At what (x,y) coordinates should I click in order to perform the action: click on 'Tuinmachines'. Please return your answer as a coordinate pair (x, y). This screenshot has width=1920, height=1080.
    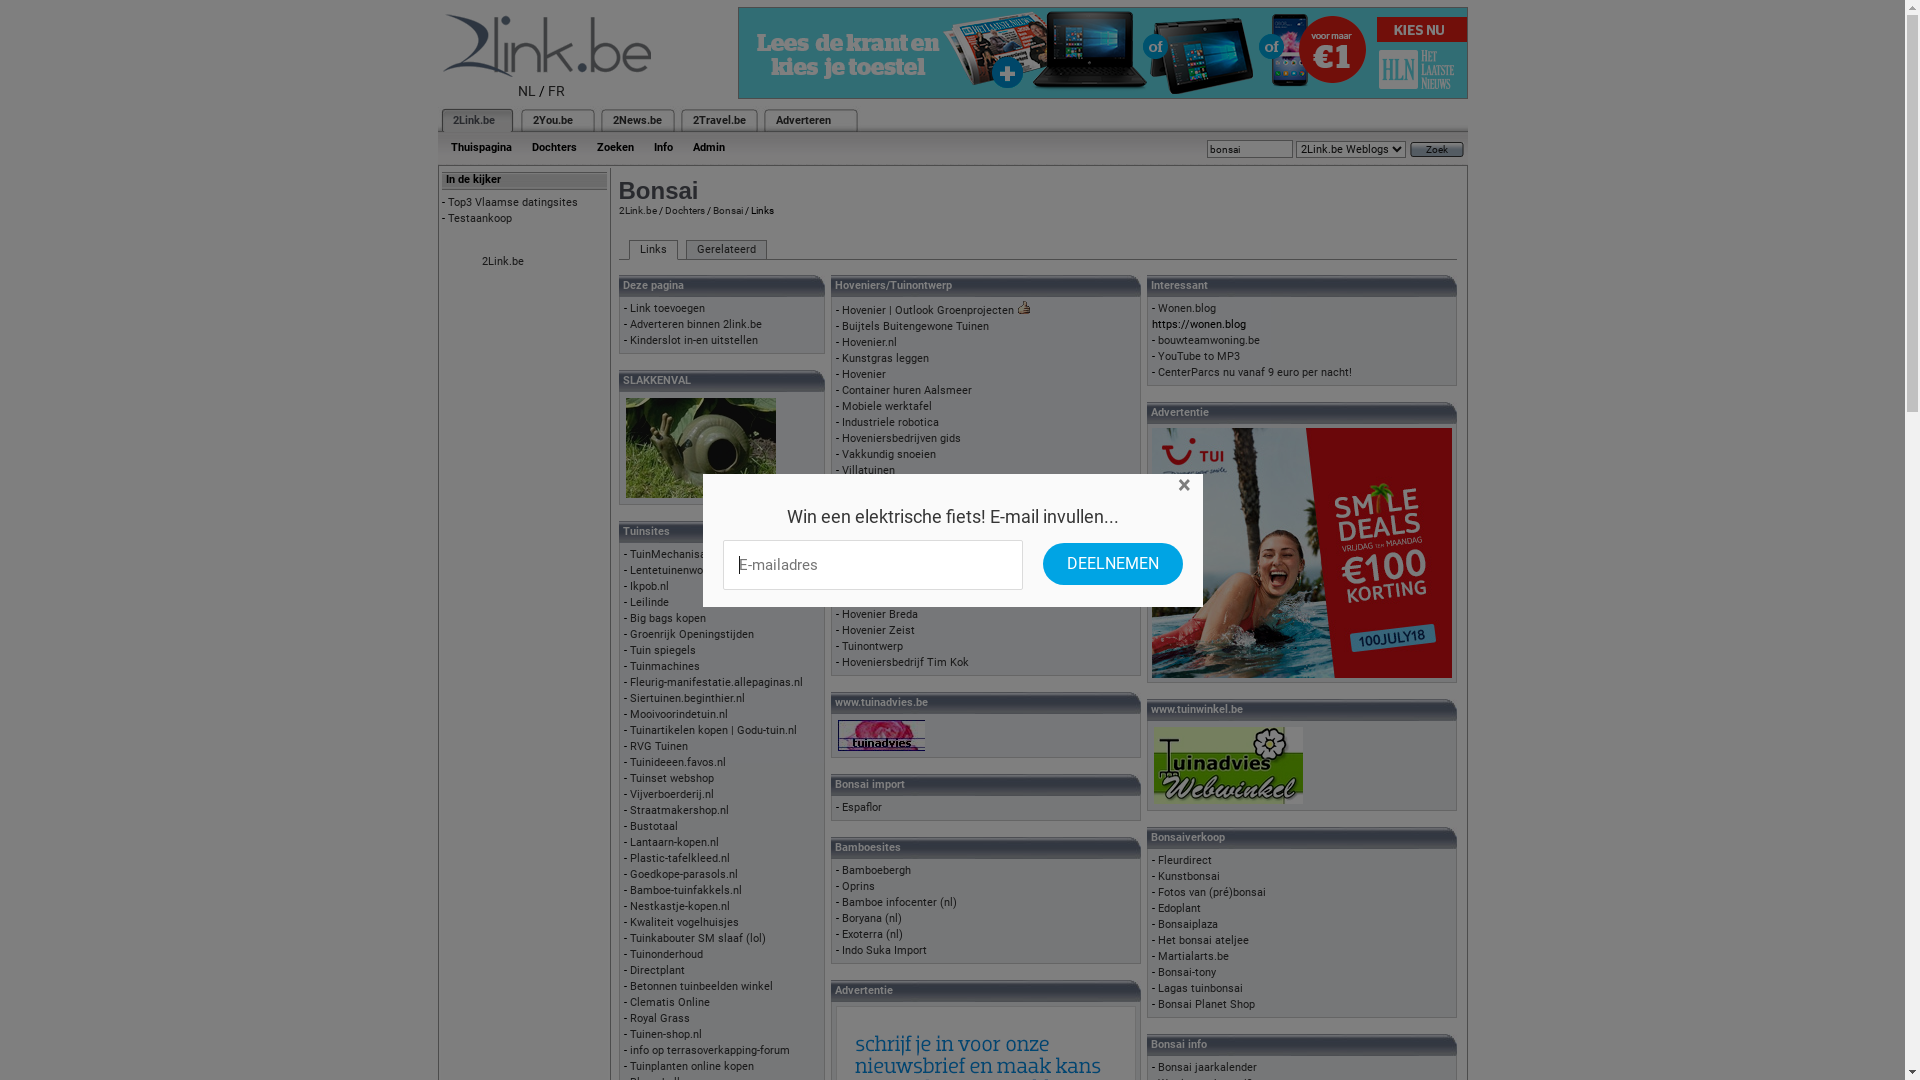
    Looking at the image, I should click on (665, 666).